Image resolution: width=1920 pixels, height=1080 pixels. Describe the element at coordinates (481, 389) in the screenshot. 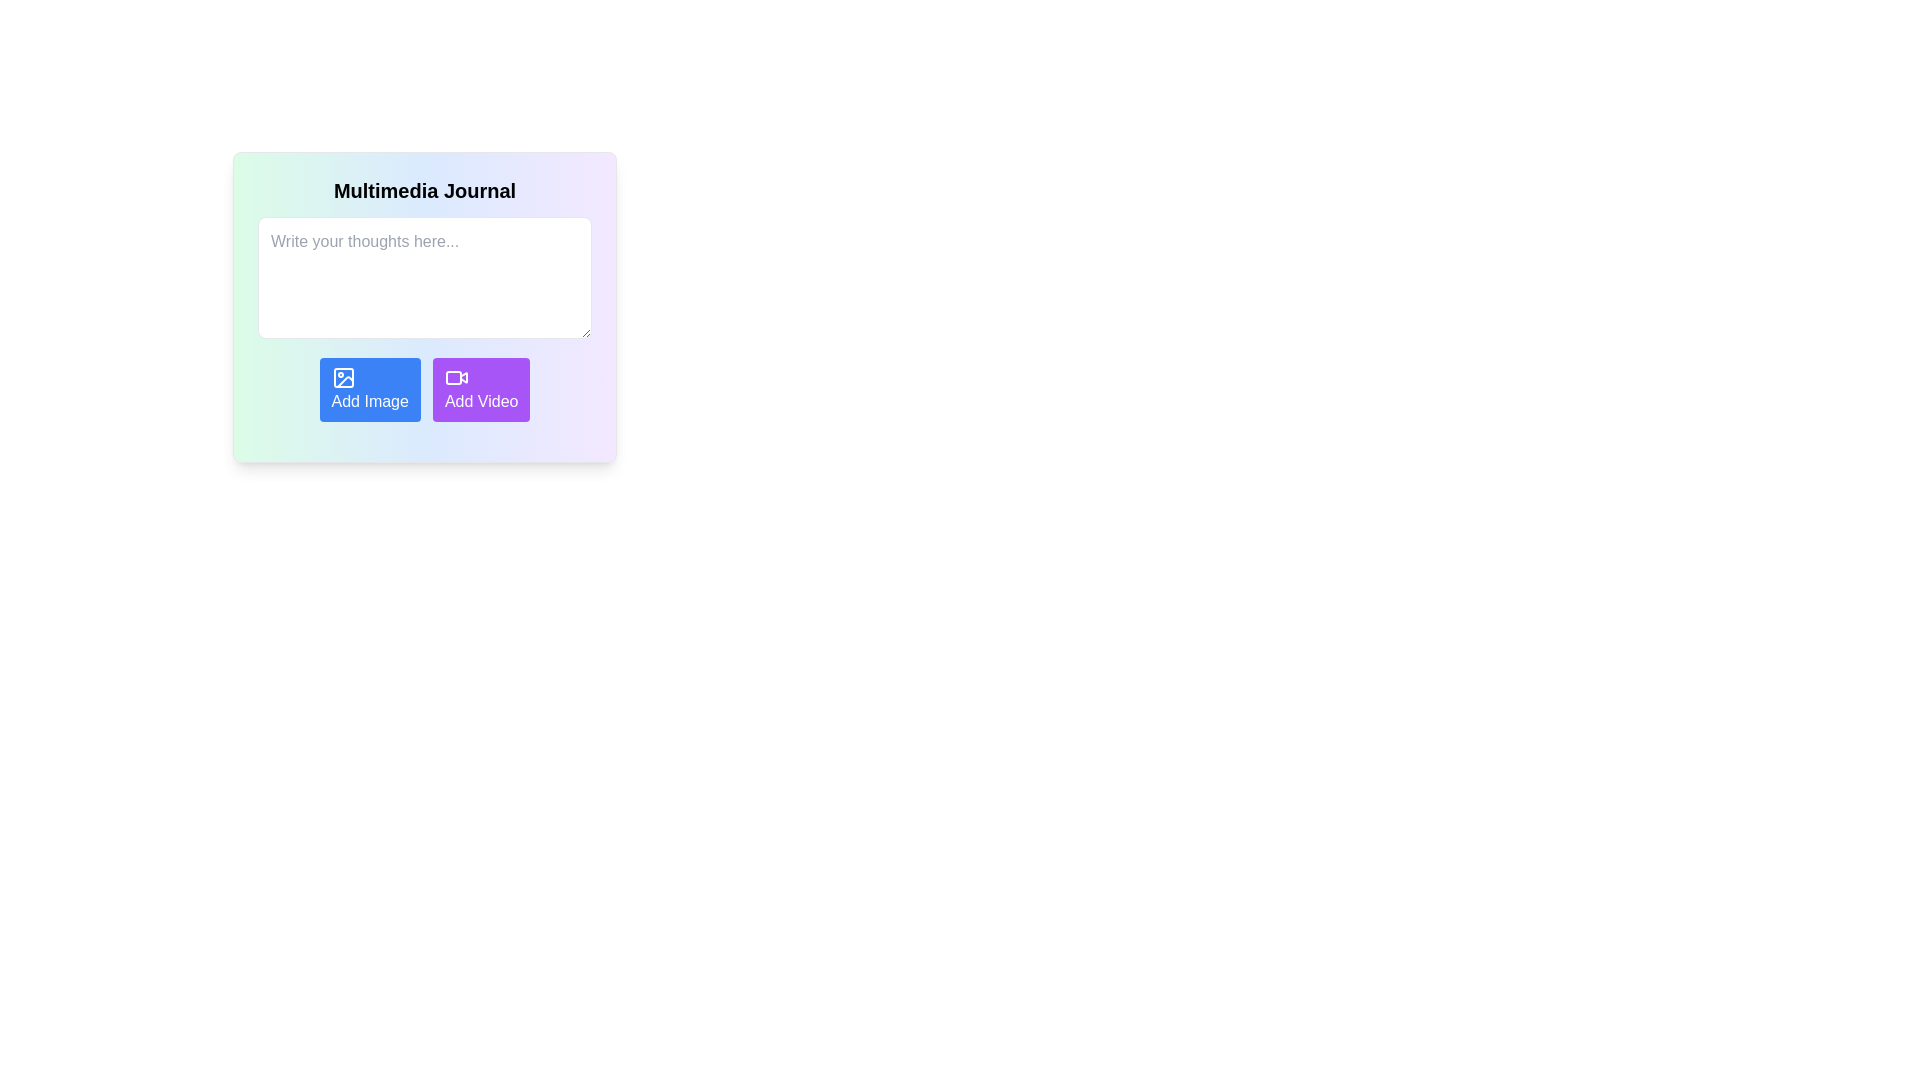

I see `the 'Add Video' button which has a purple background, white text, and a video camera icon, located below the text input field labeled 'Write your thoughts here...'` at that location.